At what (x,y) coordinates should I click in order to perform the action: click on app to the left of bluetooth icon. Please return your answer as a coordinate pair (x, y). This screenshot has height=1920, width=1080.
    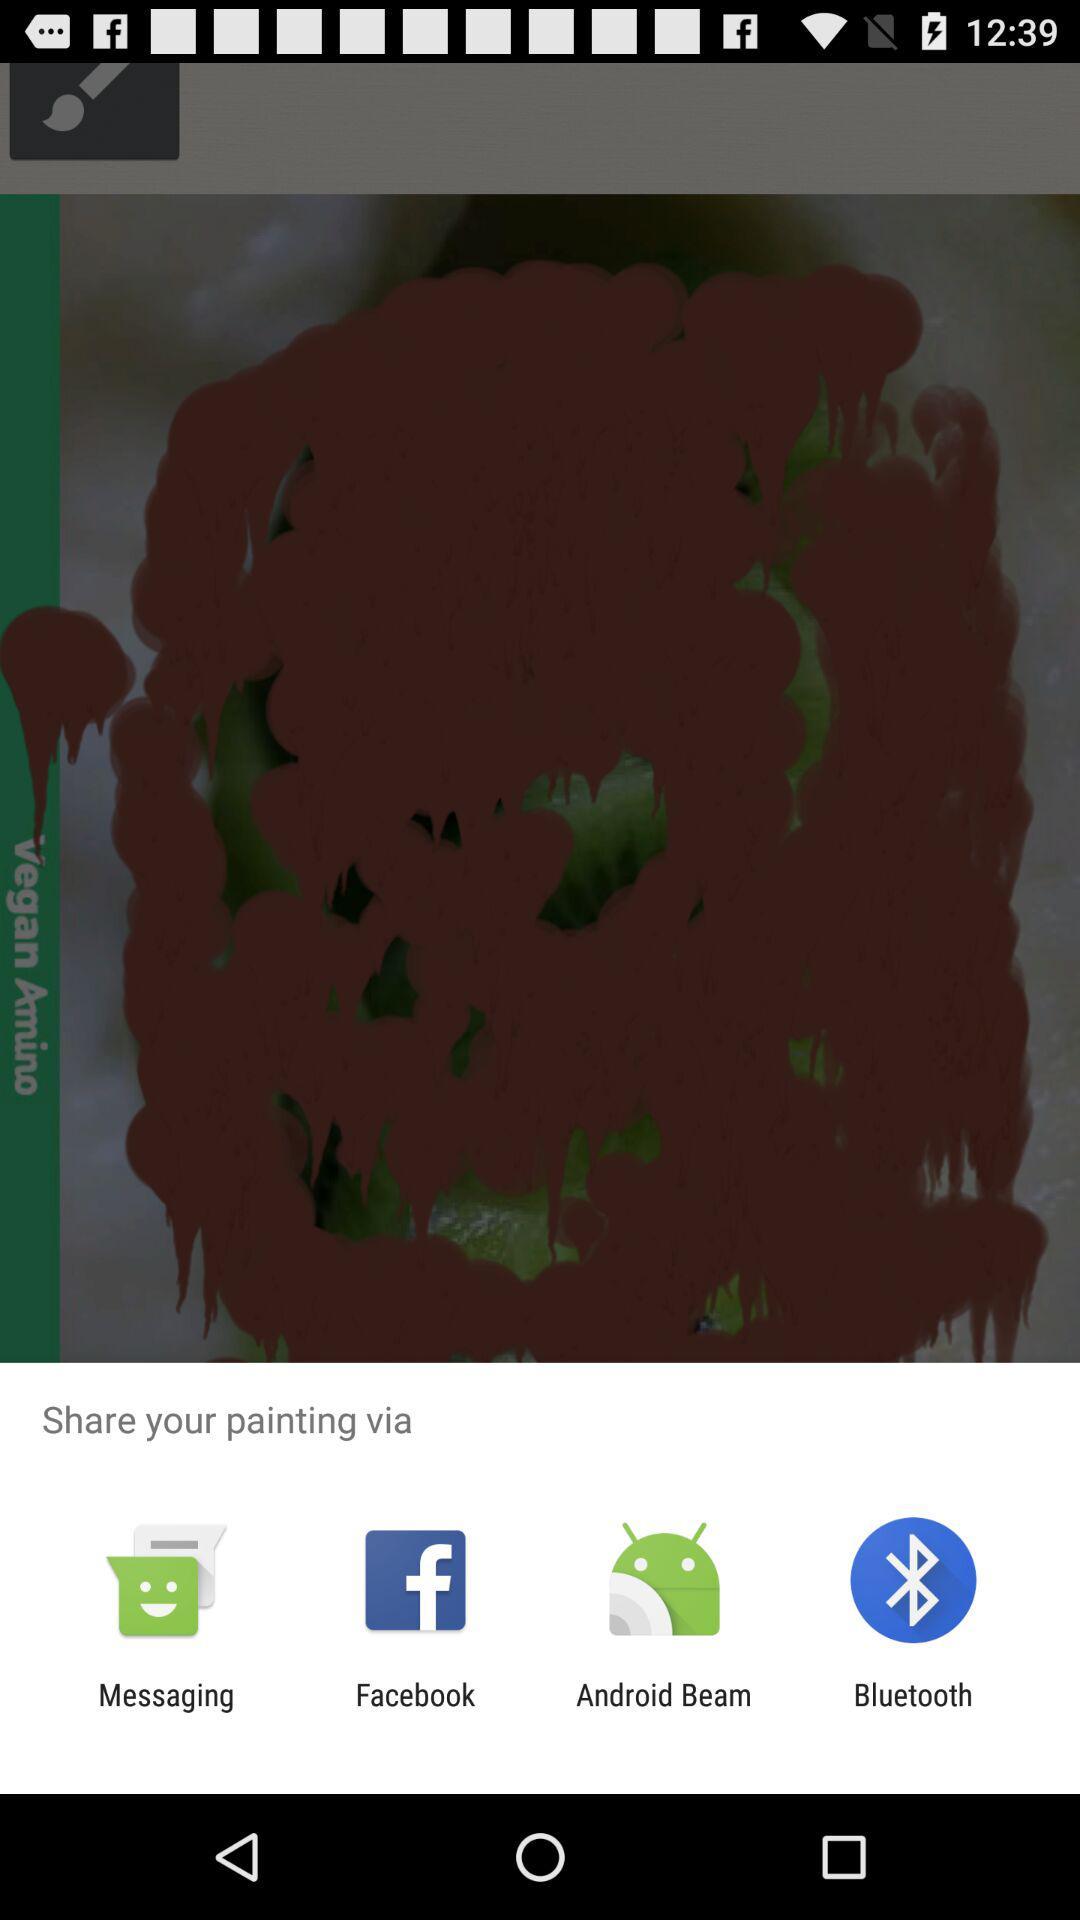
    Looking at the image, I should click on (664, 1711).